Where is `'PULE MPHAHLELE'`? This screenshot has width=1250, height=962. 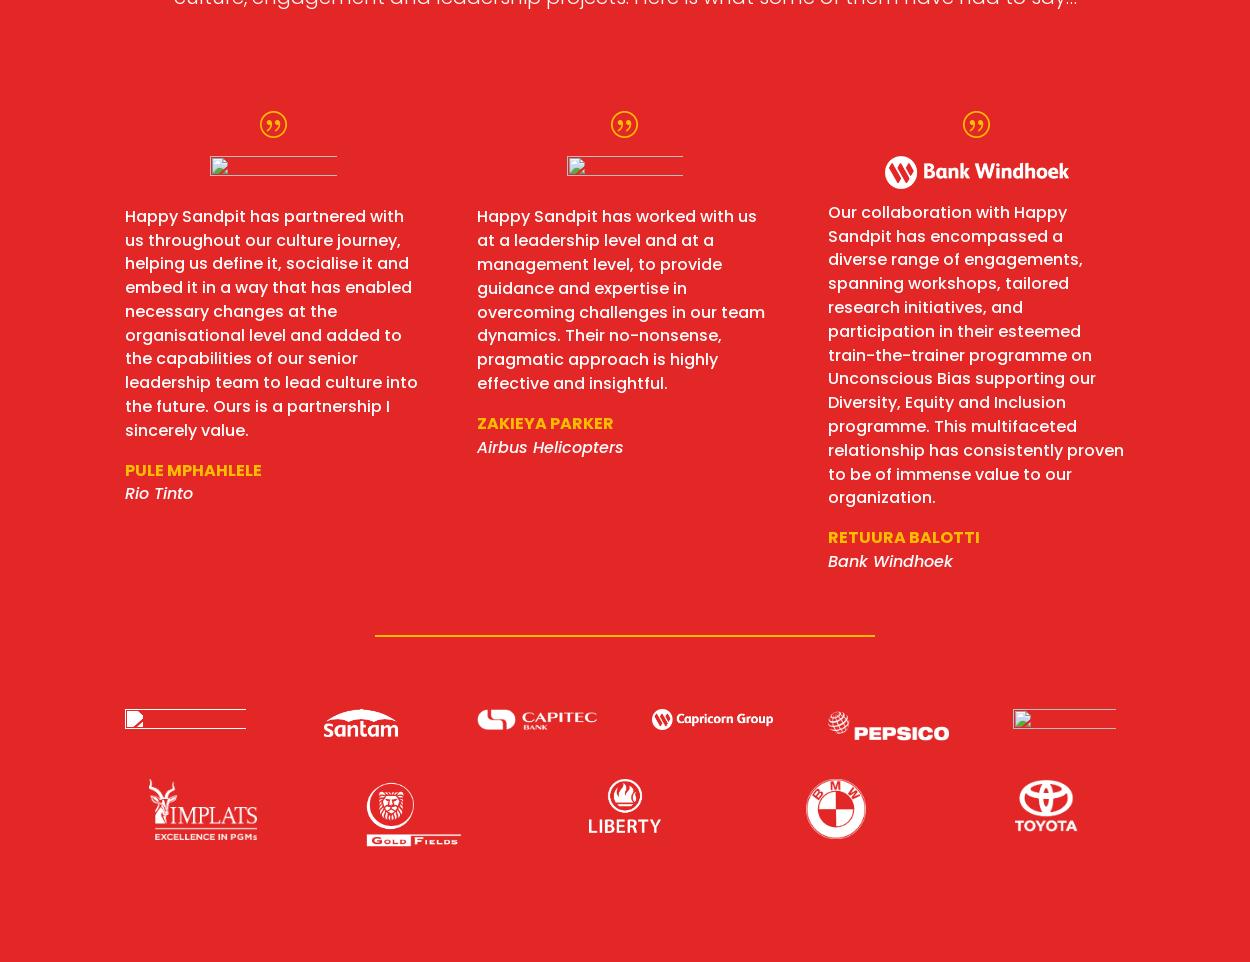
'PULE MPHAHLELE' is located at coordinates (192, 469).